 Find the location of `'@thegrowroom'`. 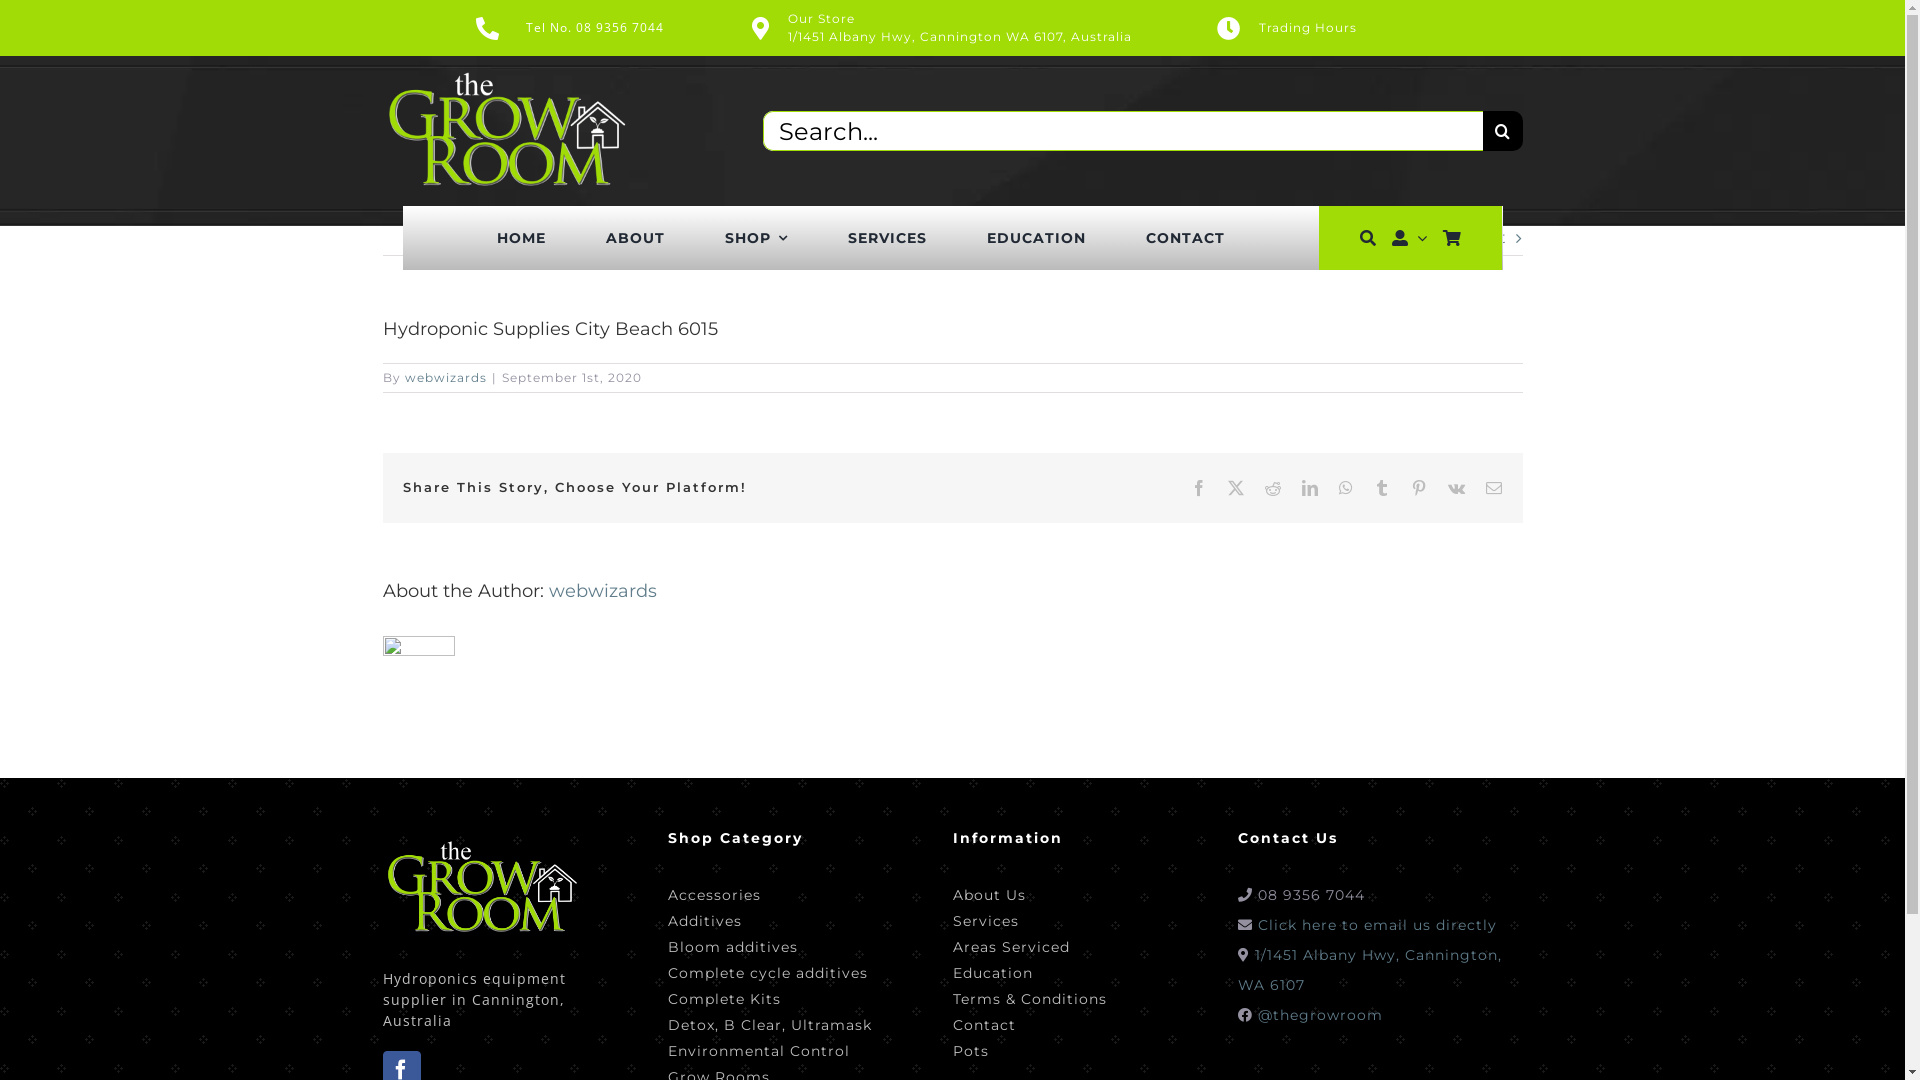

'@thegrowroom' is located at coordinates (1320, 1014).